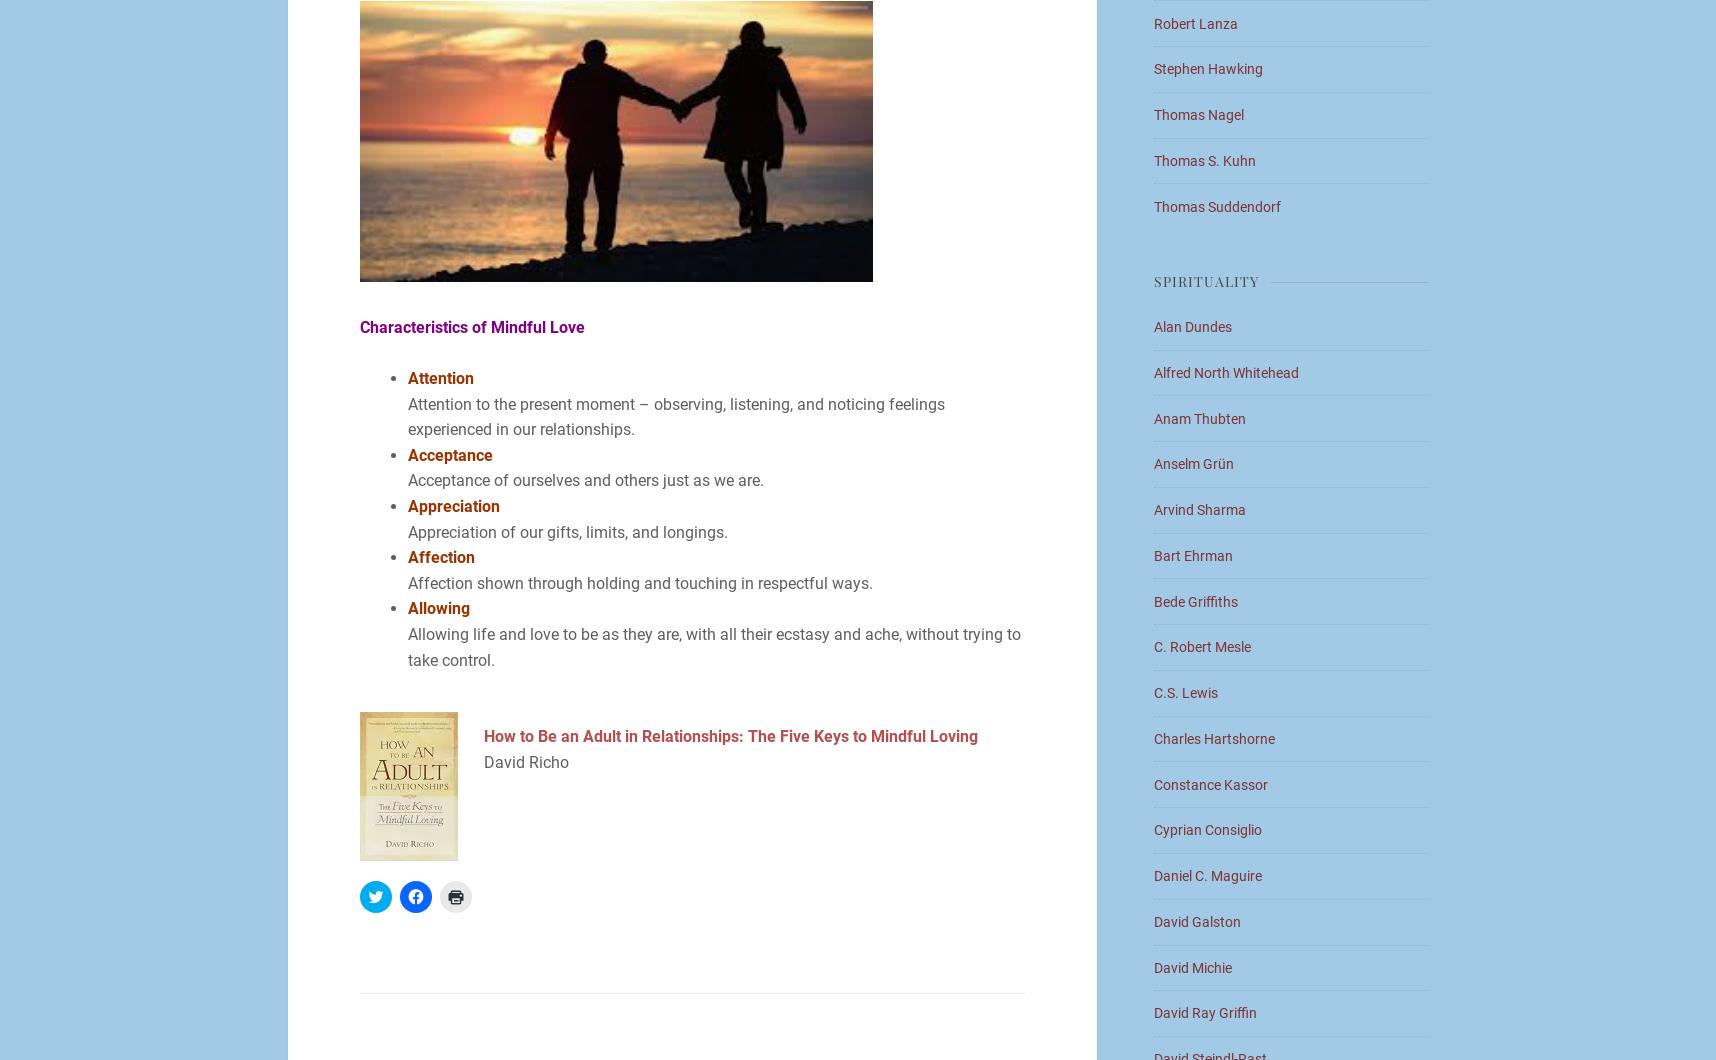 The height and width of the screenshot is (1060, 1716). Describe the element at coordinates (1185, 692) in the screenshot. I see `'C.S. Lewis'` at that location.